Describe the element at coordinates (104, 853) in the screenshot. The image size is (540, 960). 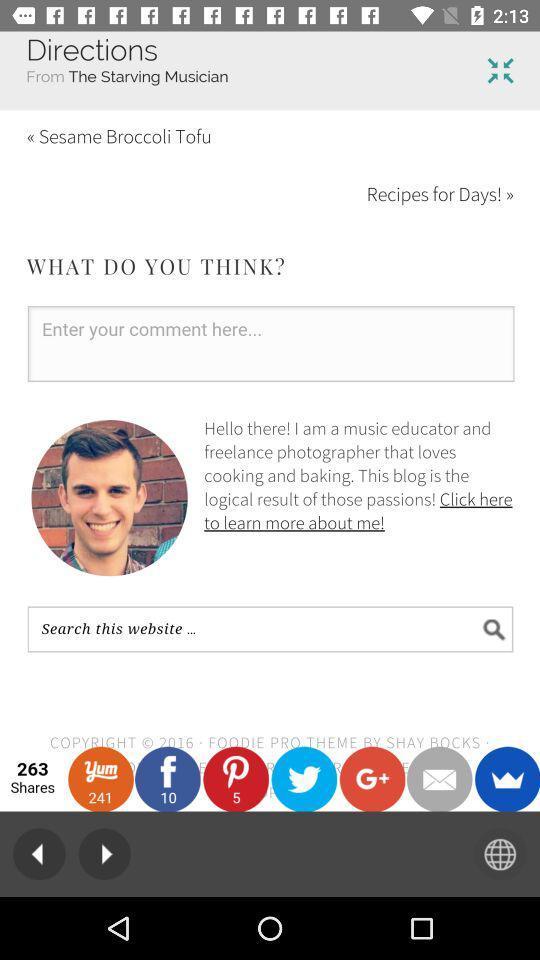
I see `the play icon` at that location.